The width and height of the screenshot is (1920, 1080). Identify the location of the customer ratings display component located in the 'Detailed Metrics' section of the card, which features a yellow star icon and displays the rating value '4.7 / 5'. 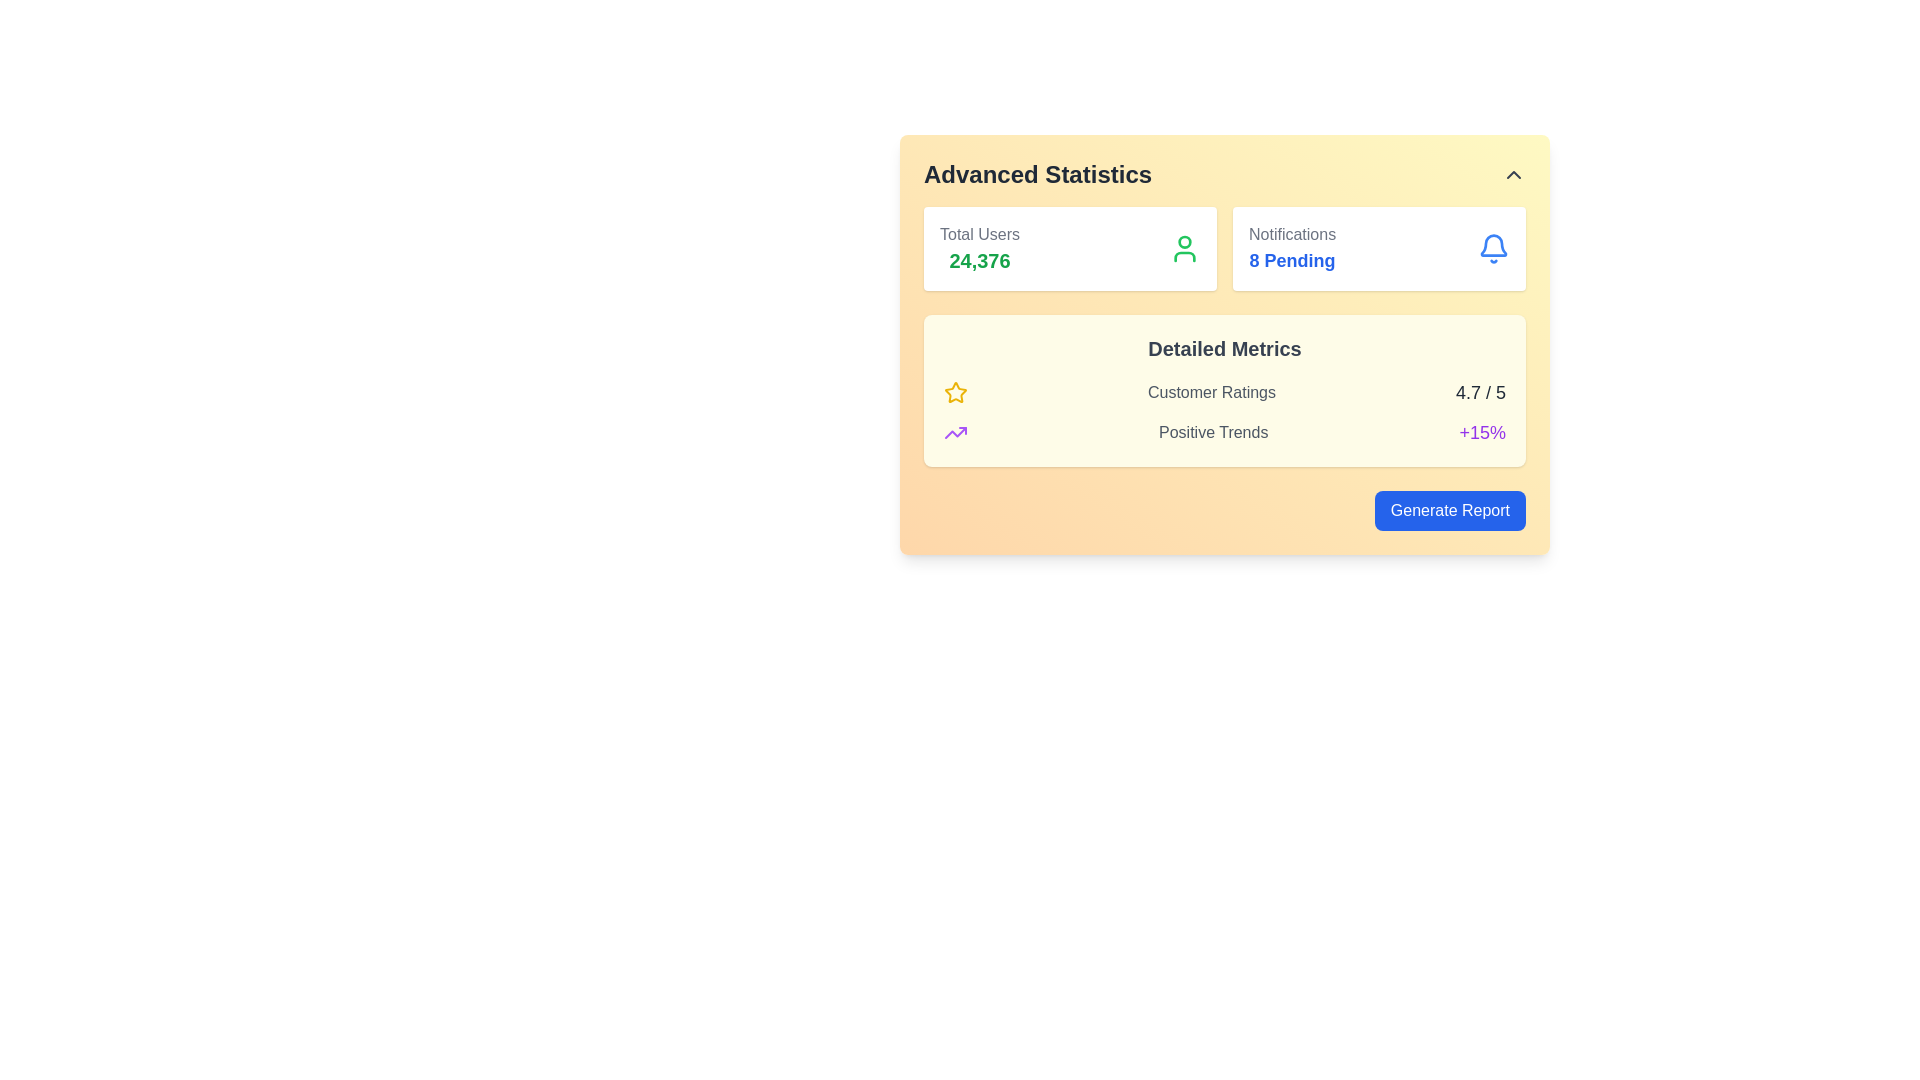
(1223, 393).